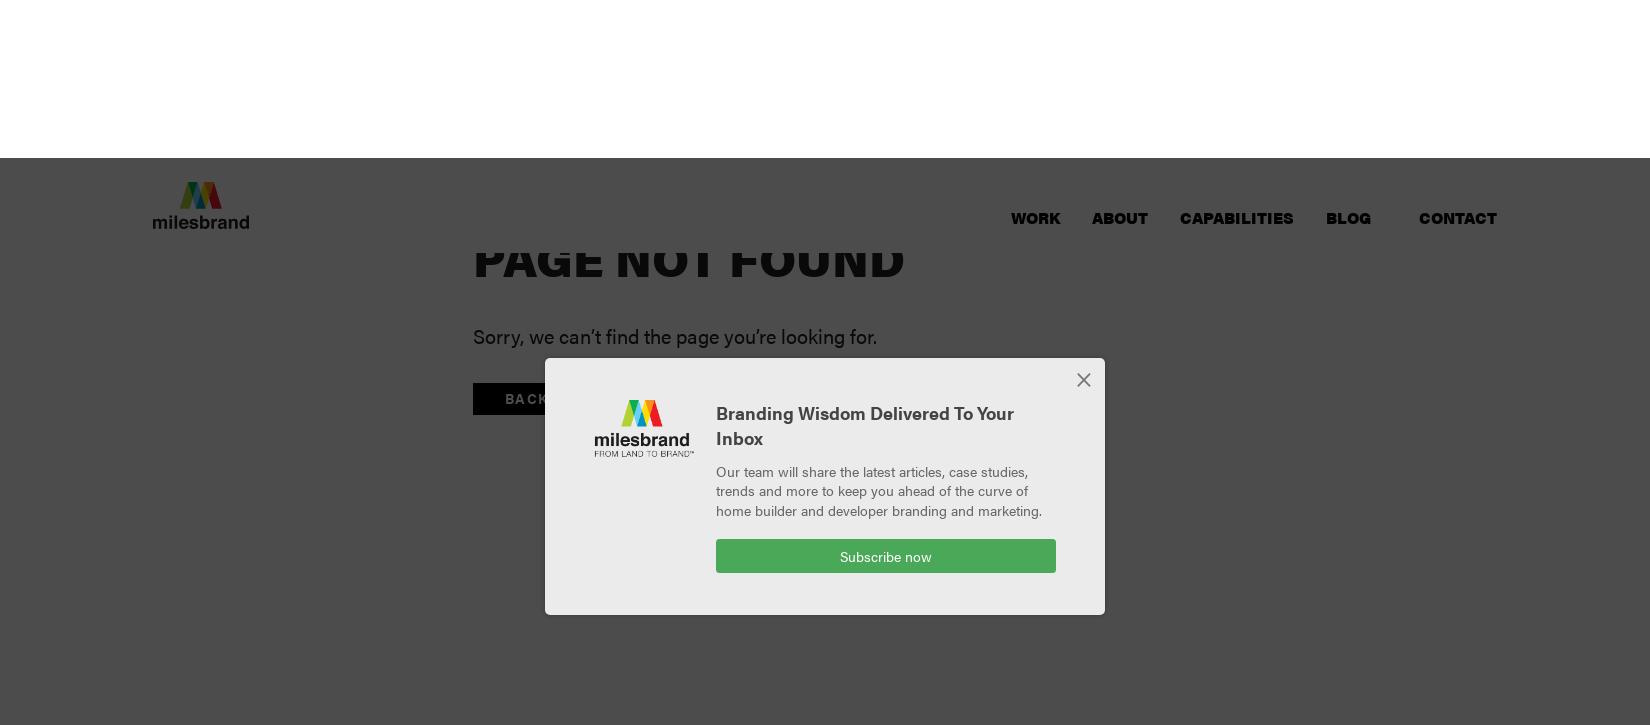 The image size is (1650, 725). I want to click on 'Capabilities', so click(1180, 59).